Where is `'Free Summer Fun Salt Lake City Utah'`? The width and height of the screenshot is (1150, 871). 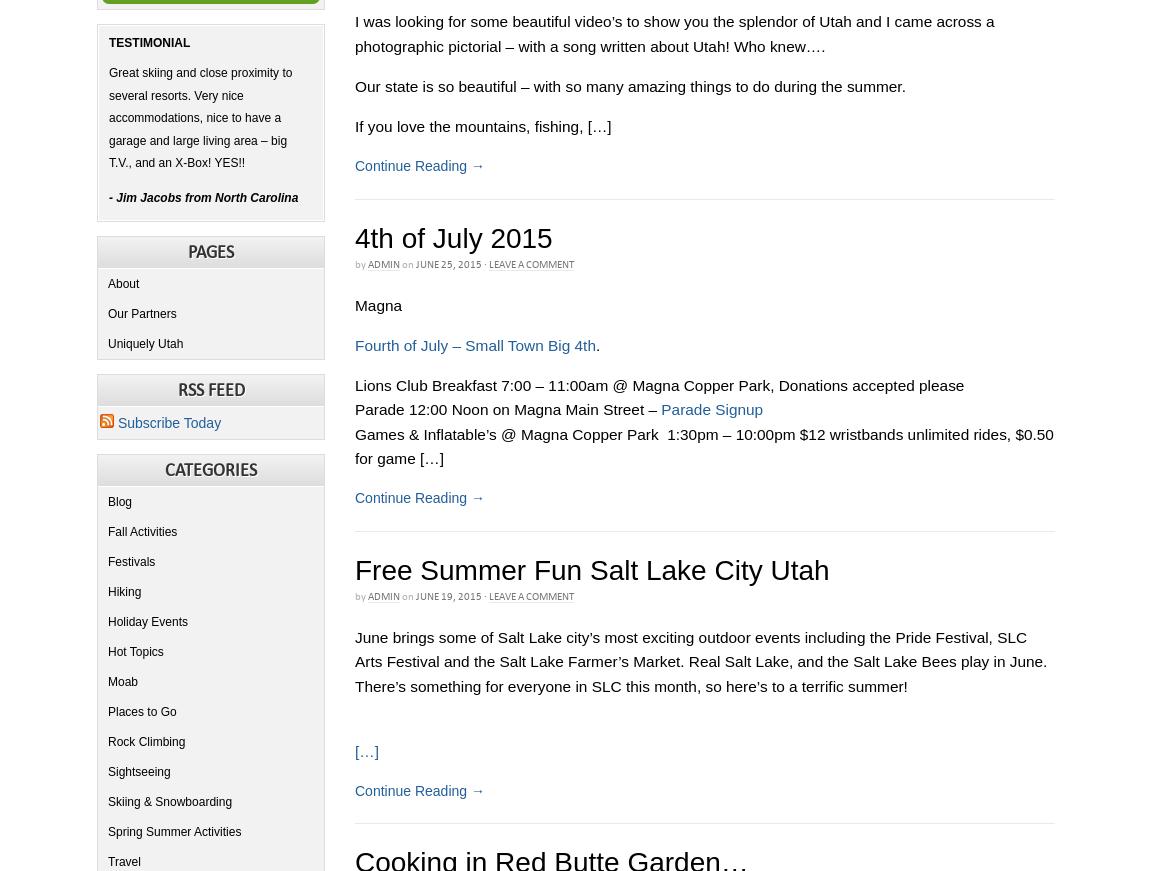
'Free Summer Fun Salt Lake City Utah' is located at coordinates (355, 570).